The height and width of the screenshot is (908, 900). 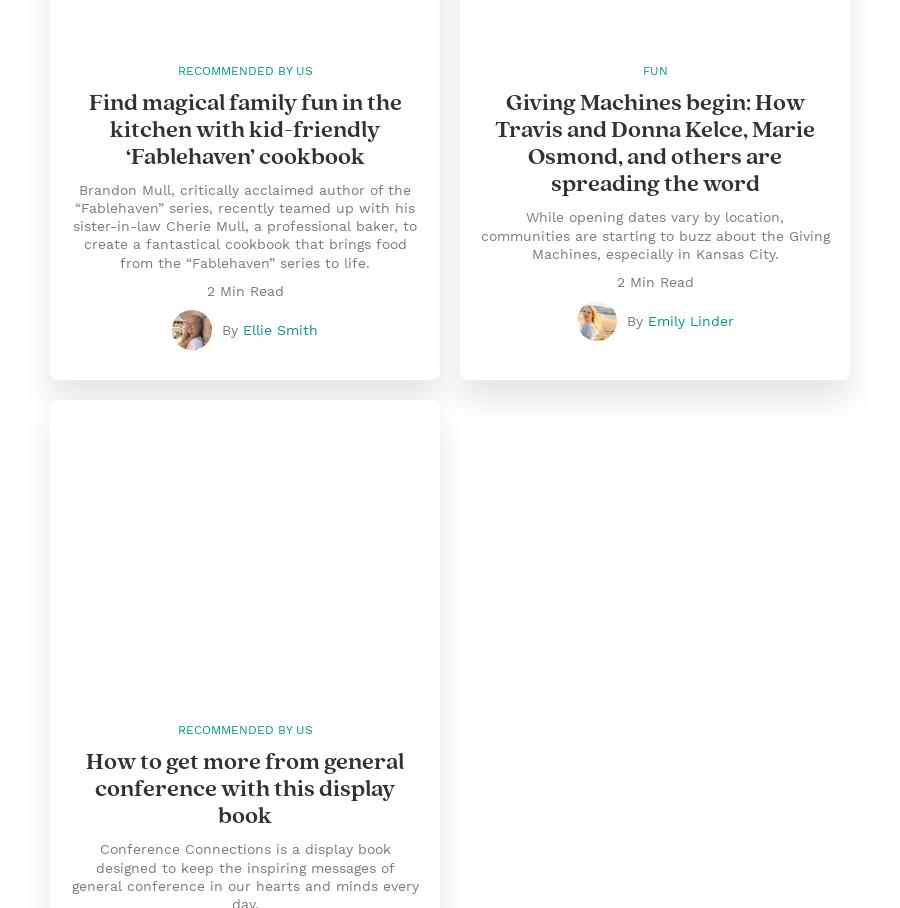 What do you see at coordinates (243, 130) in the screenshot?
I see `'Find magical family fun in the kitchen with kid-friendly ‘Fablehaven’ cookbook'` at bounding box center [243, 130].